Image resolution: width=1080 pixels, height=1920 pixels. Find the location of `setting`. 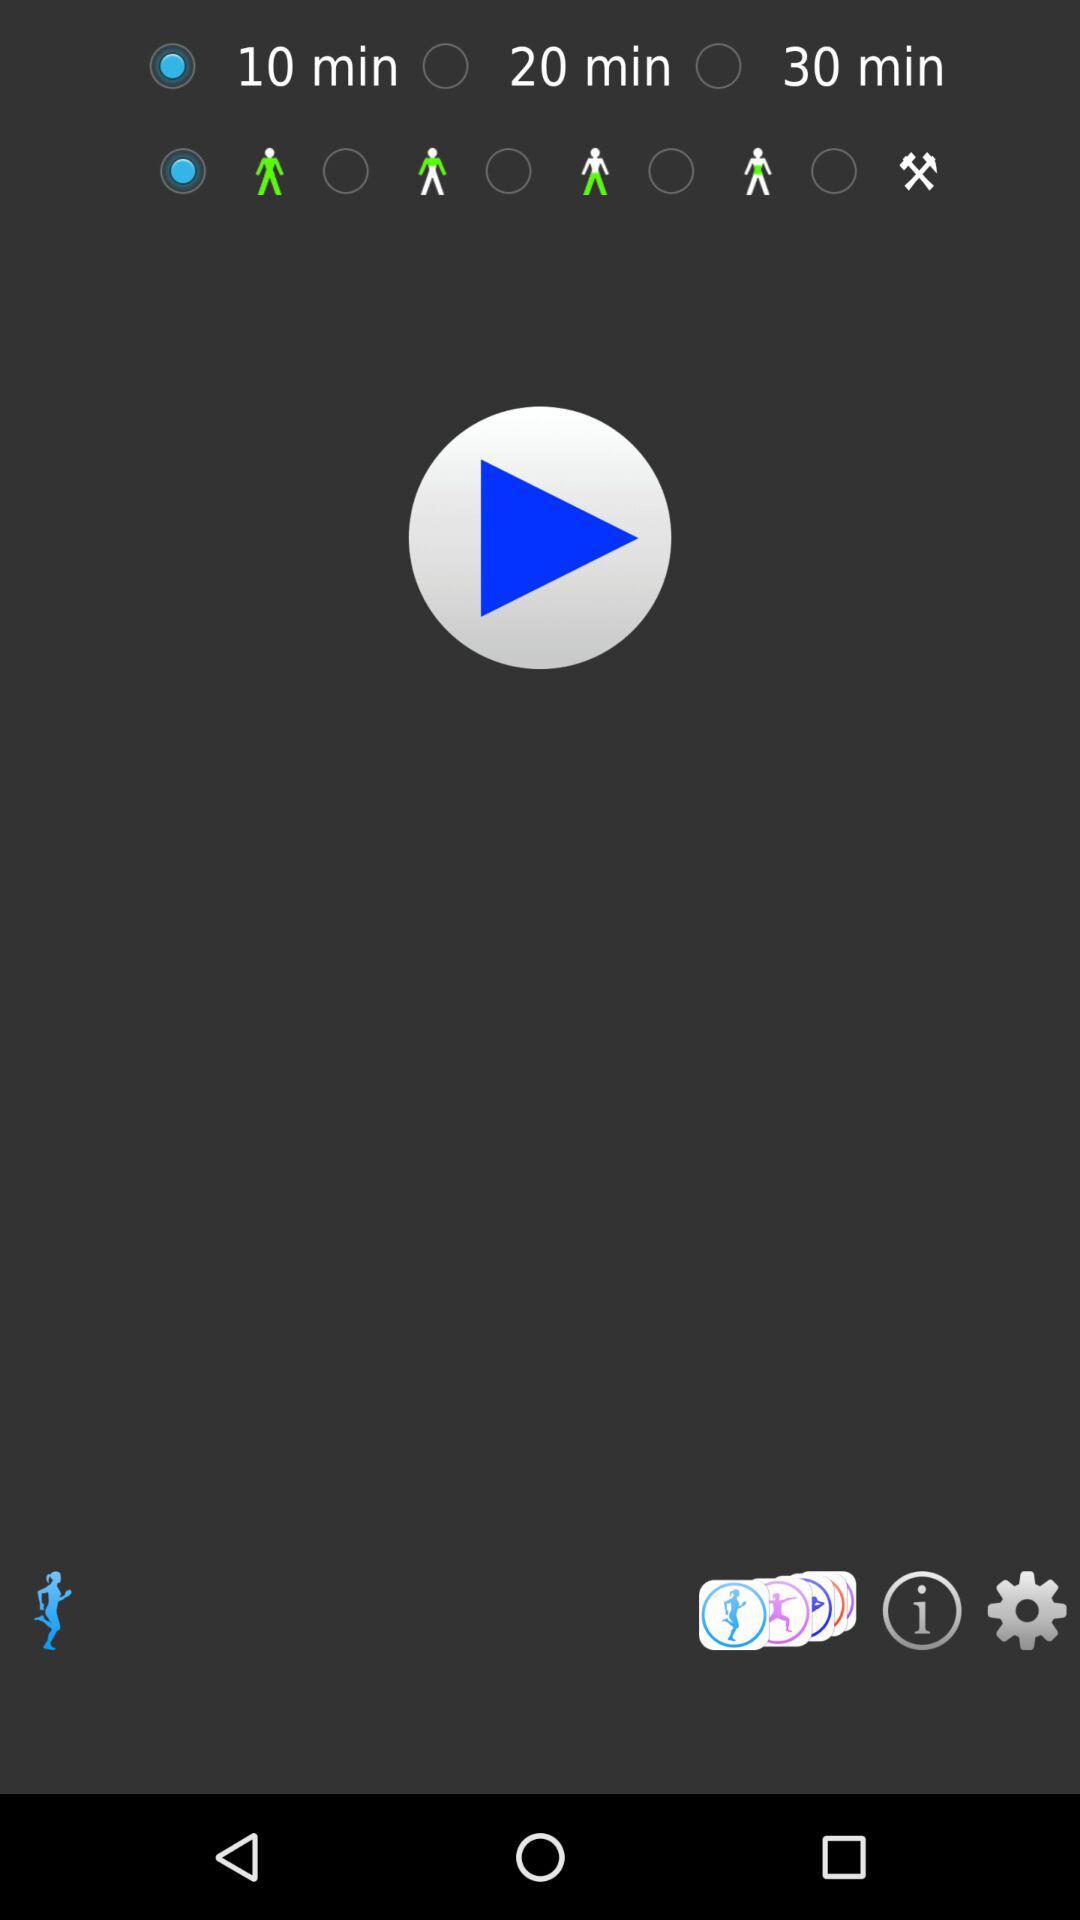

setting is located at coordinates (844, 171).